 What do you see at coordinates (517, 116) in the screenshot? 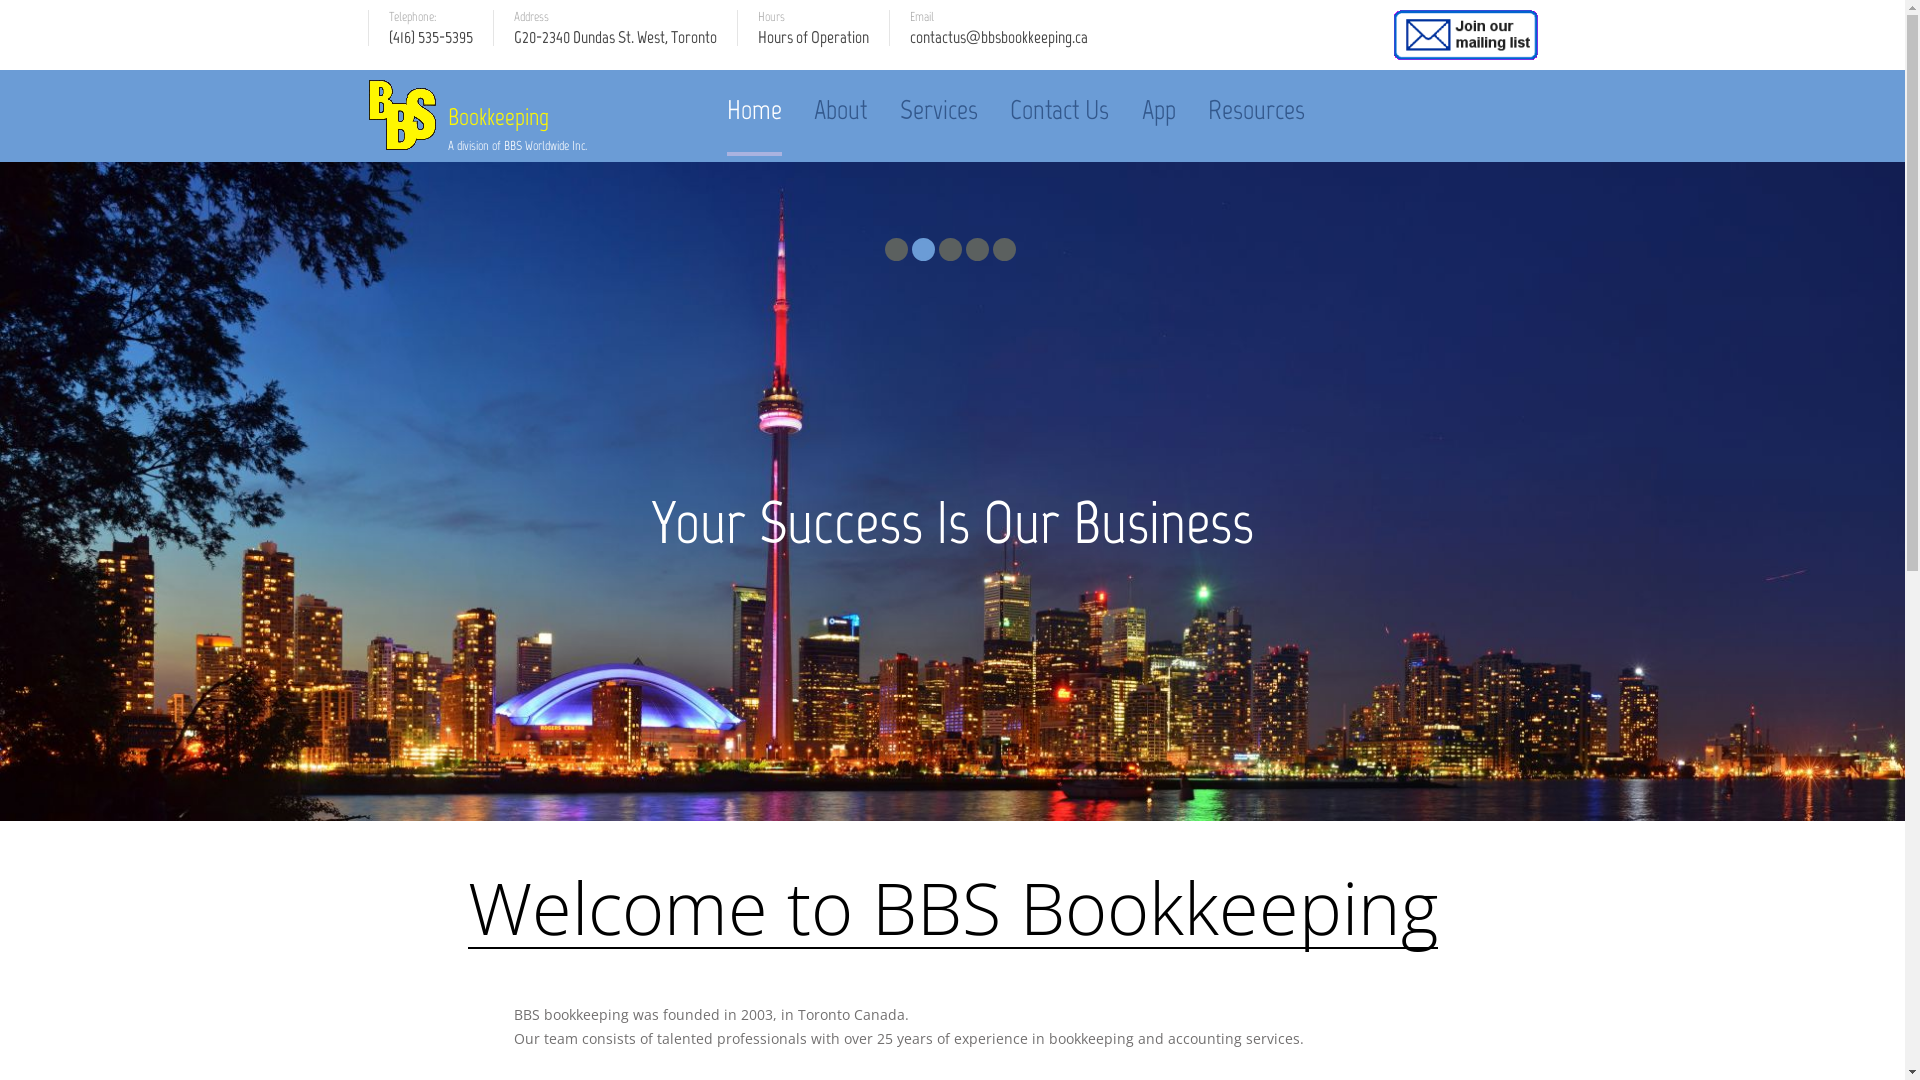
I see `'Bookkeeping'` at bounding box center [517, 116].